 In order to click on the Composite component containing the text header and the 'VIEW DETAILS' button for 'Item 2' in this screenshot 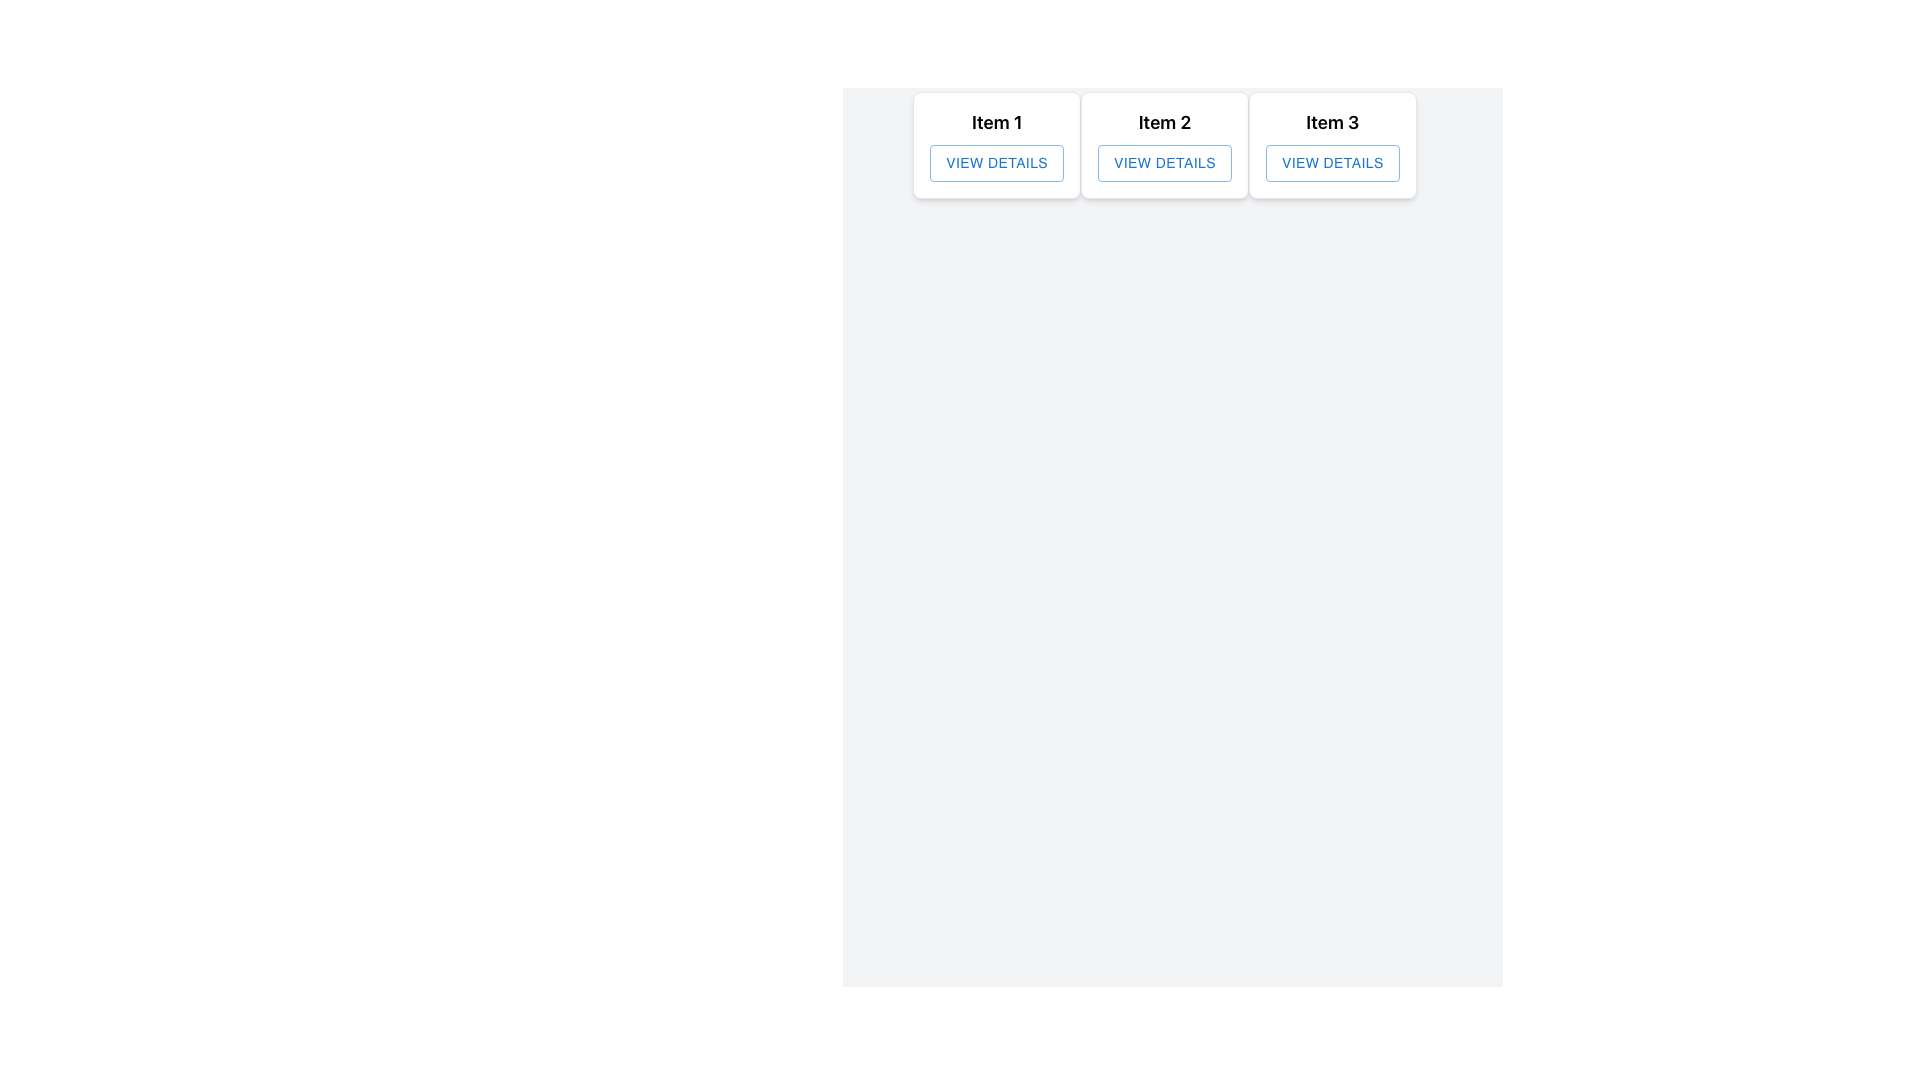, I will do `click(1165, 144)`.